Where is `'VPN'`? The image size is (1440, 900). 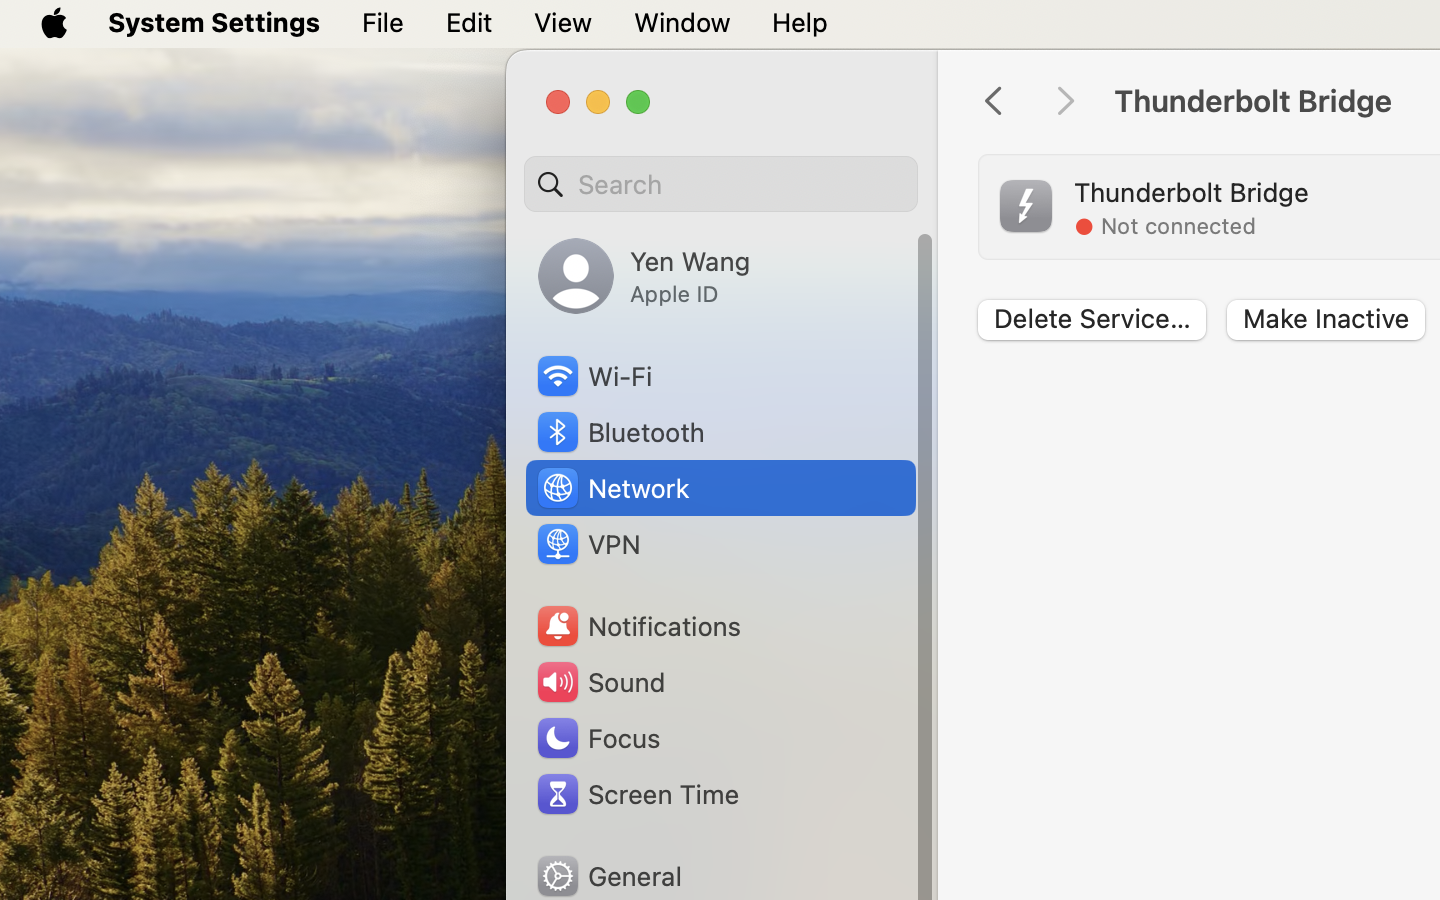
'VPN' is located at coordinates (586, 542).